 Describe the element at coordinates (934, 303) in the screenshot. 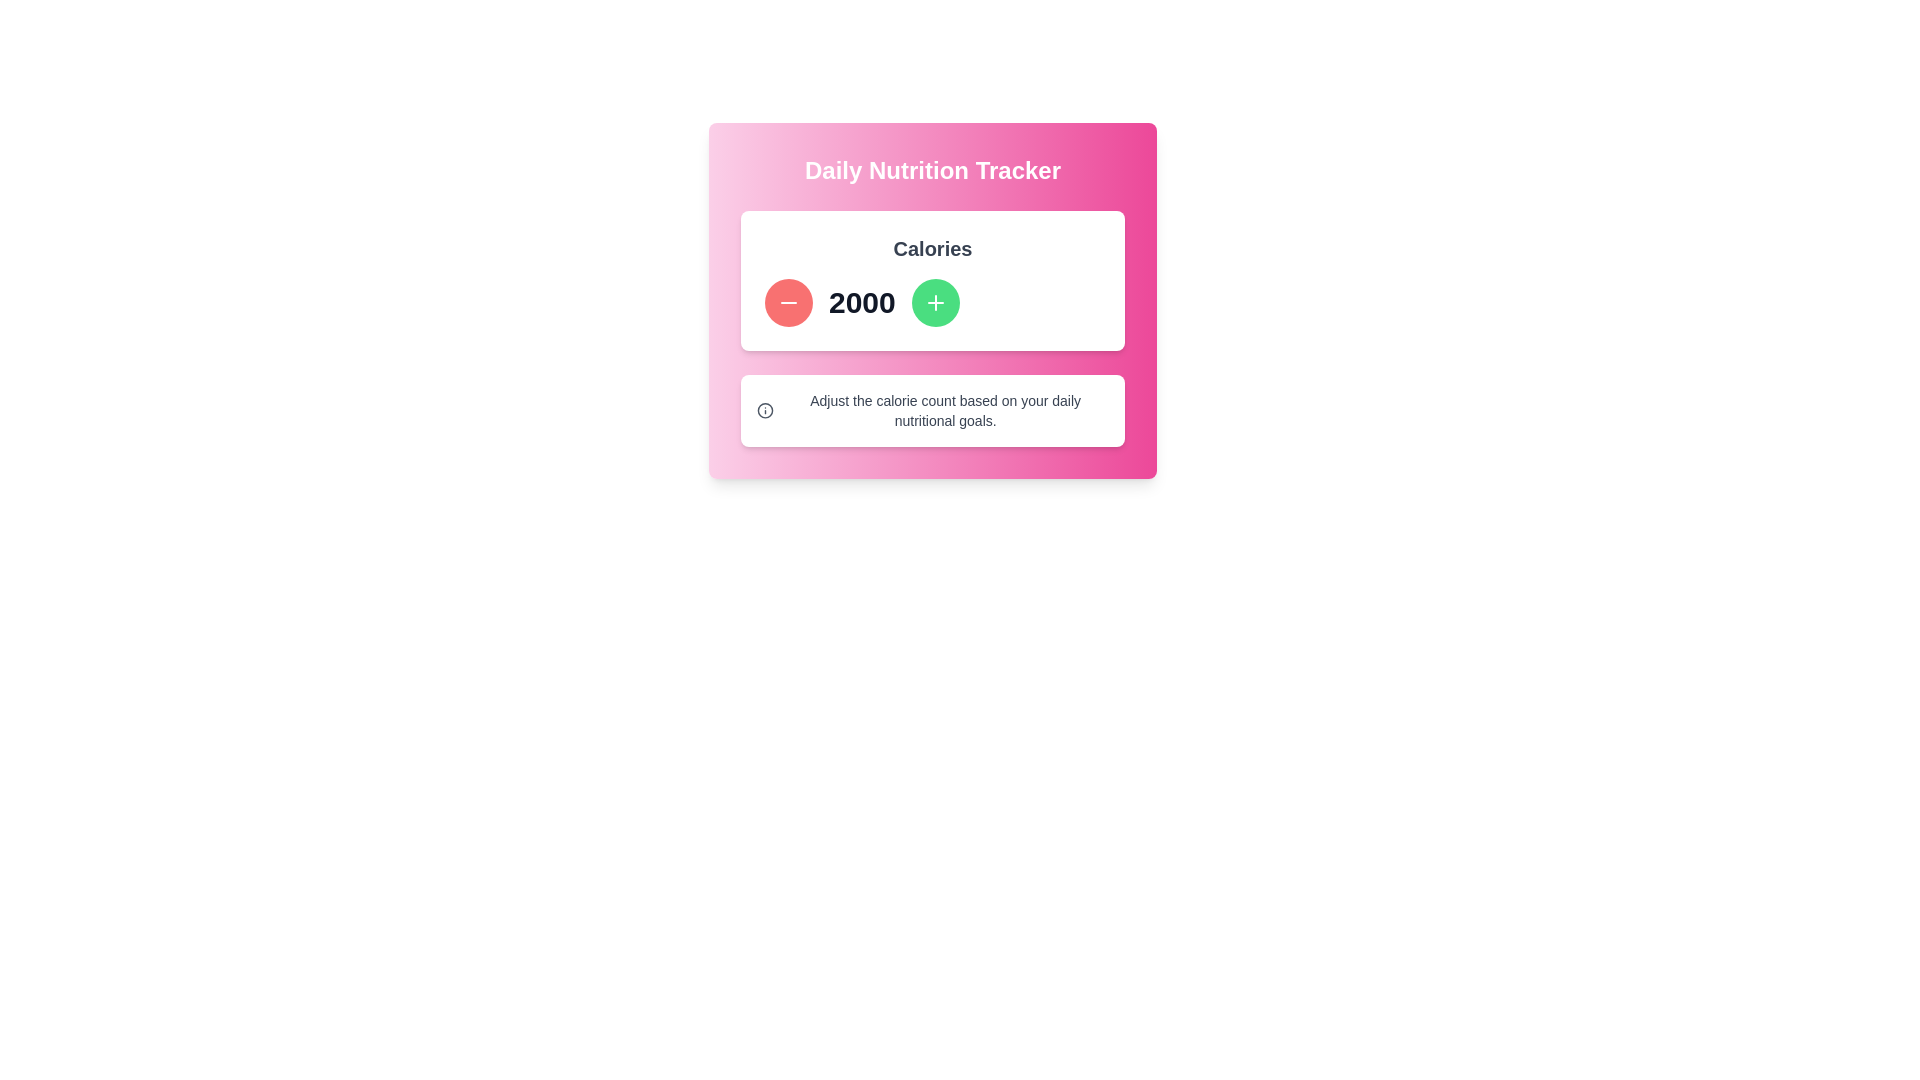

I see `the green circular button with a white plus icon, located to the right of the number '2000', to increment the value` at that location.